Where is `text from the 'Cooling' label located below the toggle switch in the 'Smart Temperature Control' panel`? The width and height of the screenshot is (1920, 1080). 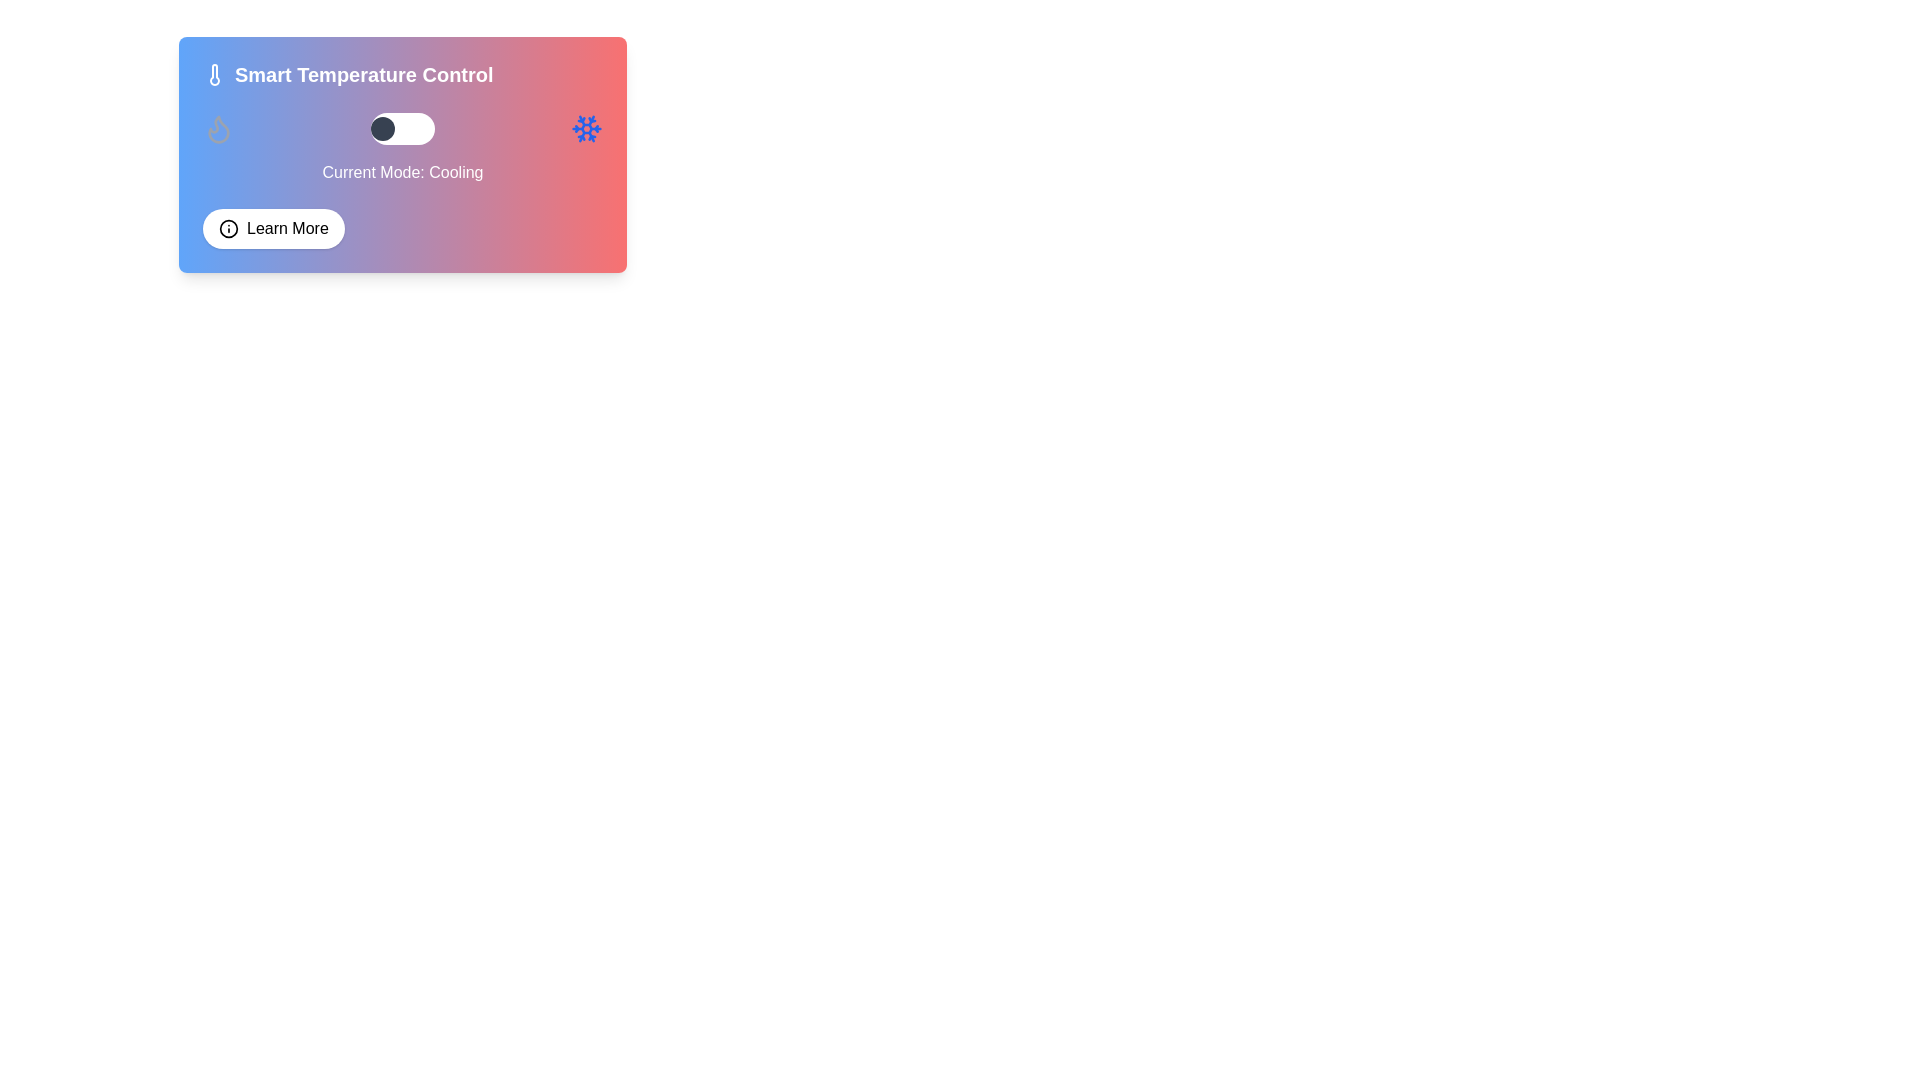
text from the 'Cooling' label located below the toggle switch in the 'Smart Temperature Control' panel is located at coordinates (402, 172).